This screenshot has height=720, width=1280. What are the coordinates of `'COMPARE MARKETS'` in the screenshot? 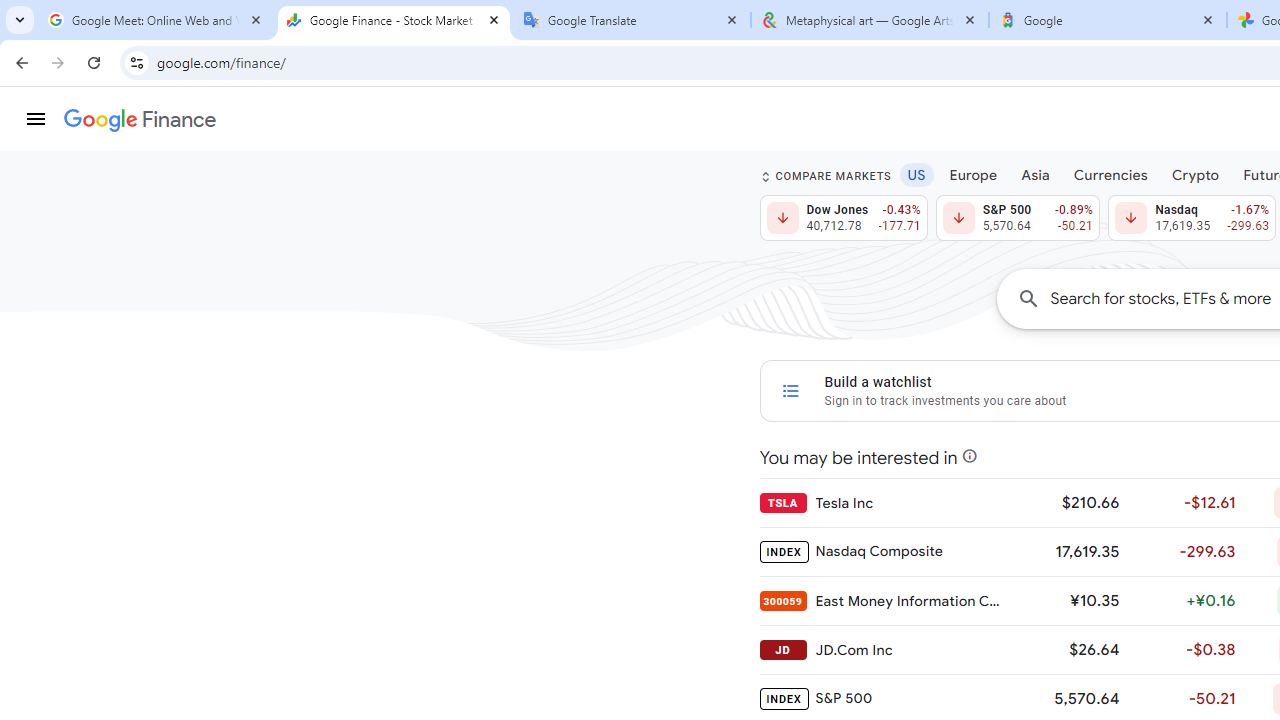 It's located at (825, 175).